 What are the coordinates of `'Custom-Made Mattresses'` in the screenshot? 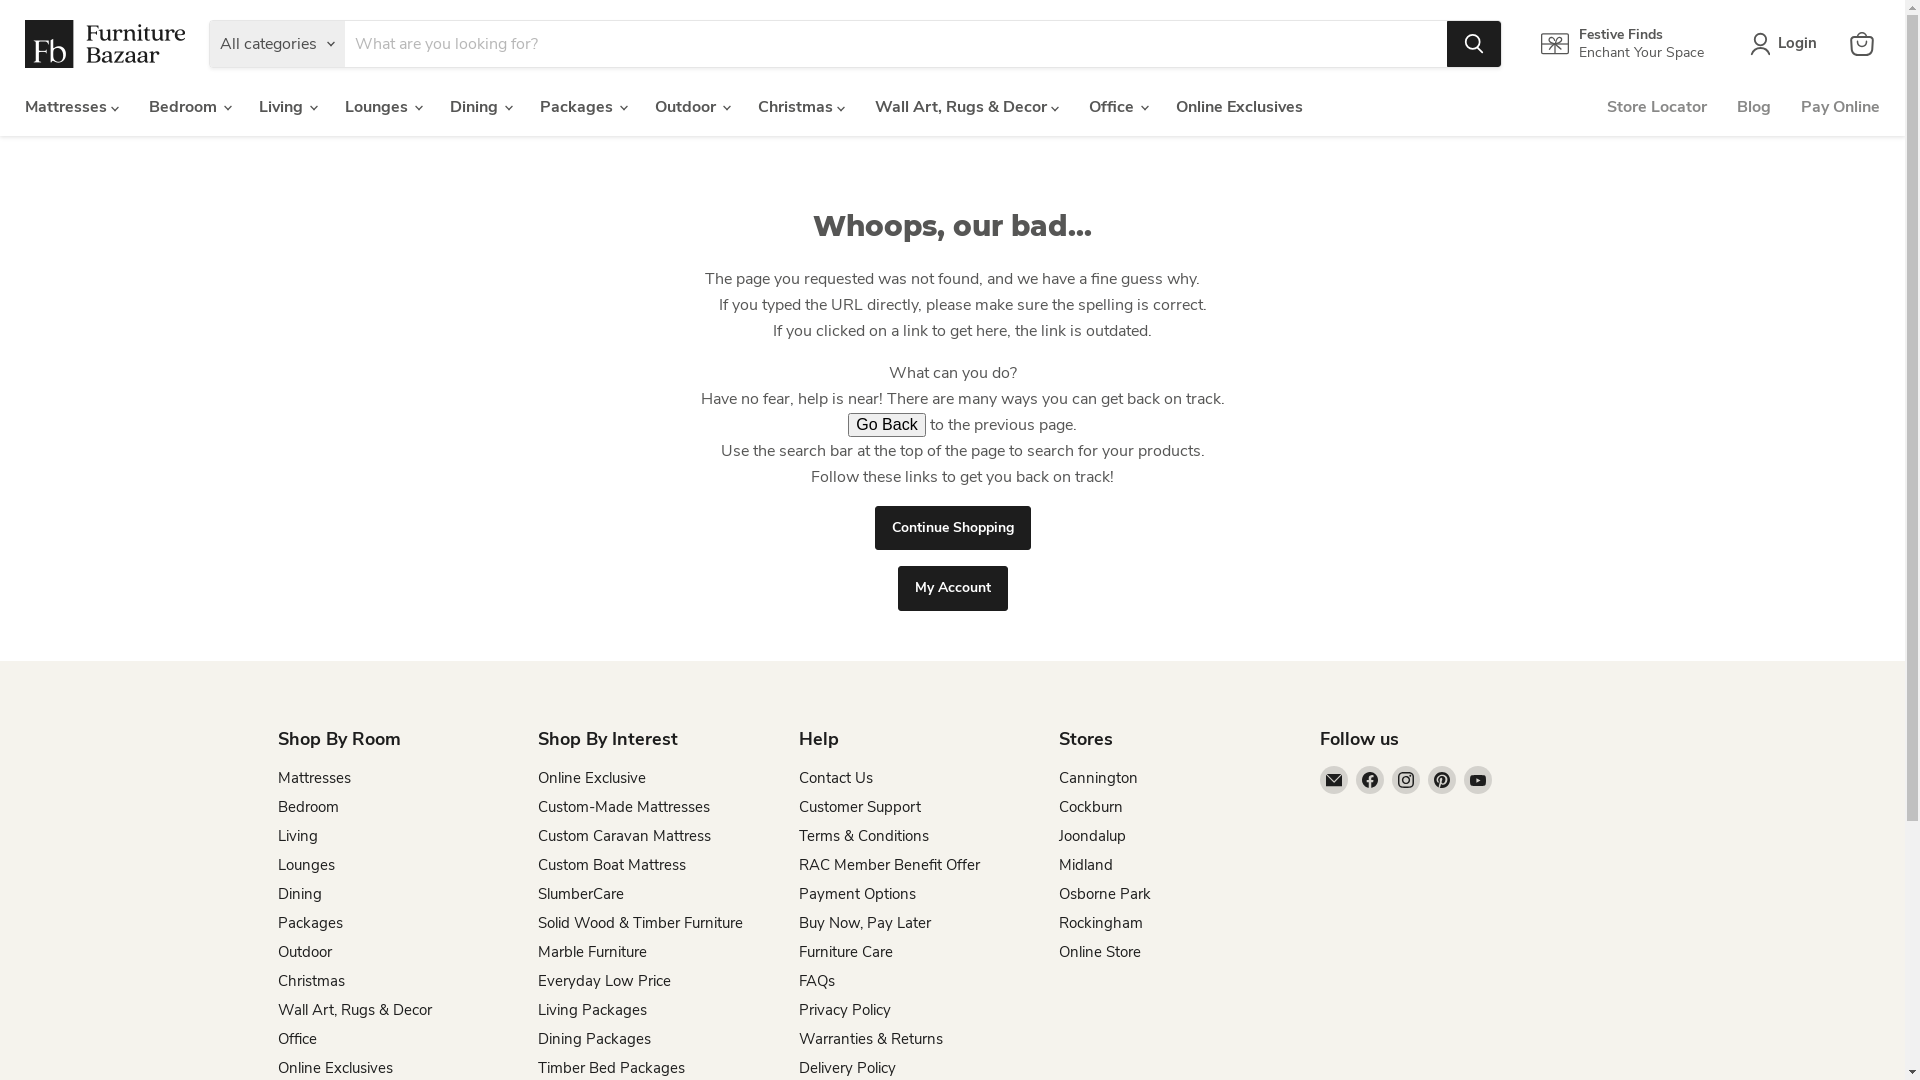 It's located at (537, 805).